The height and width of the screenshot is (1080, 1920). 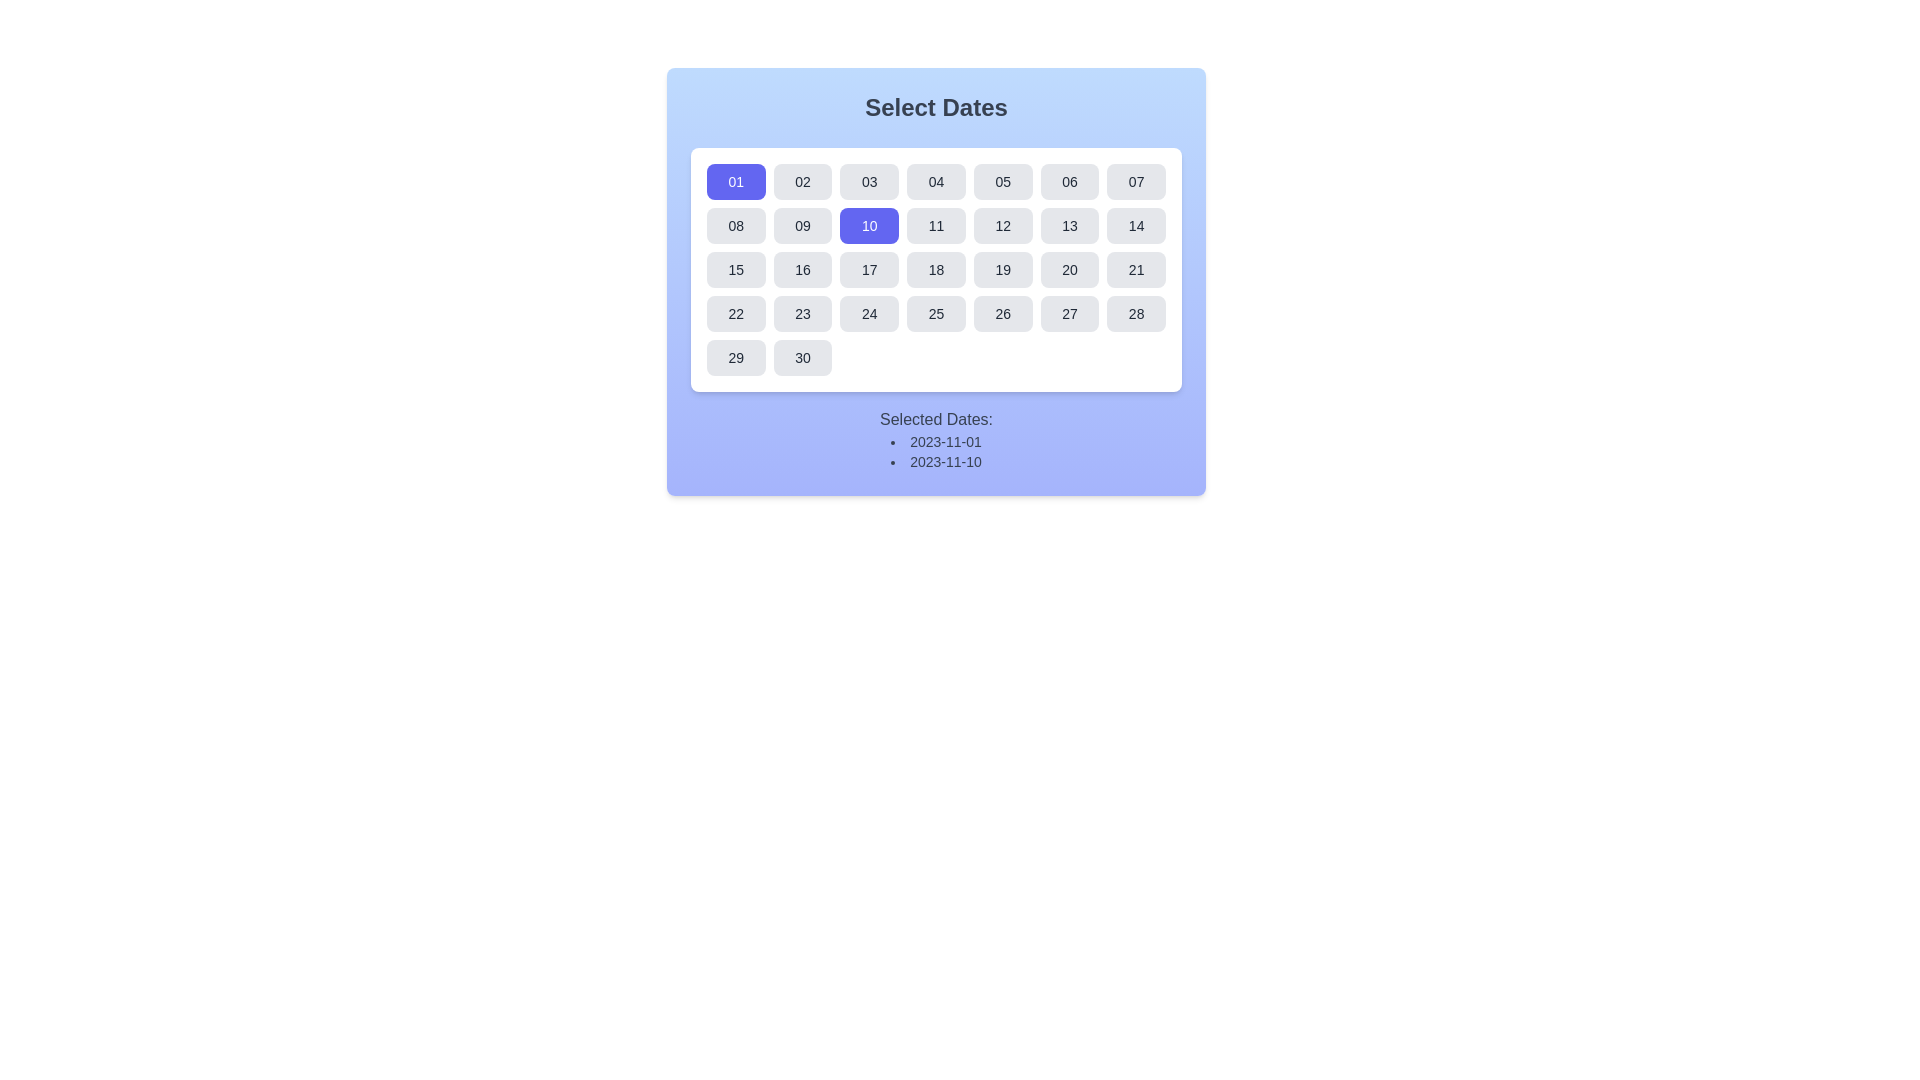 I want to click on the button representing the ninth date of the month in the calendar layout for keyboard interaction, so click(x=803, y=225).